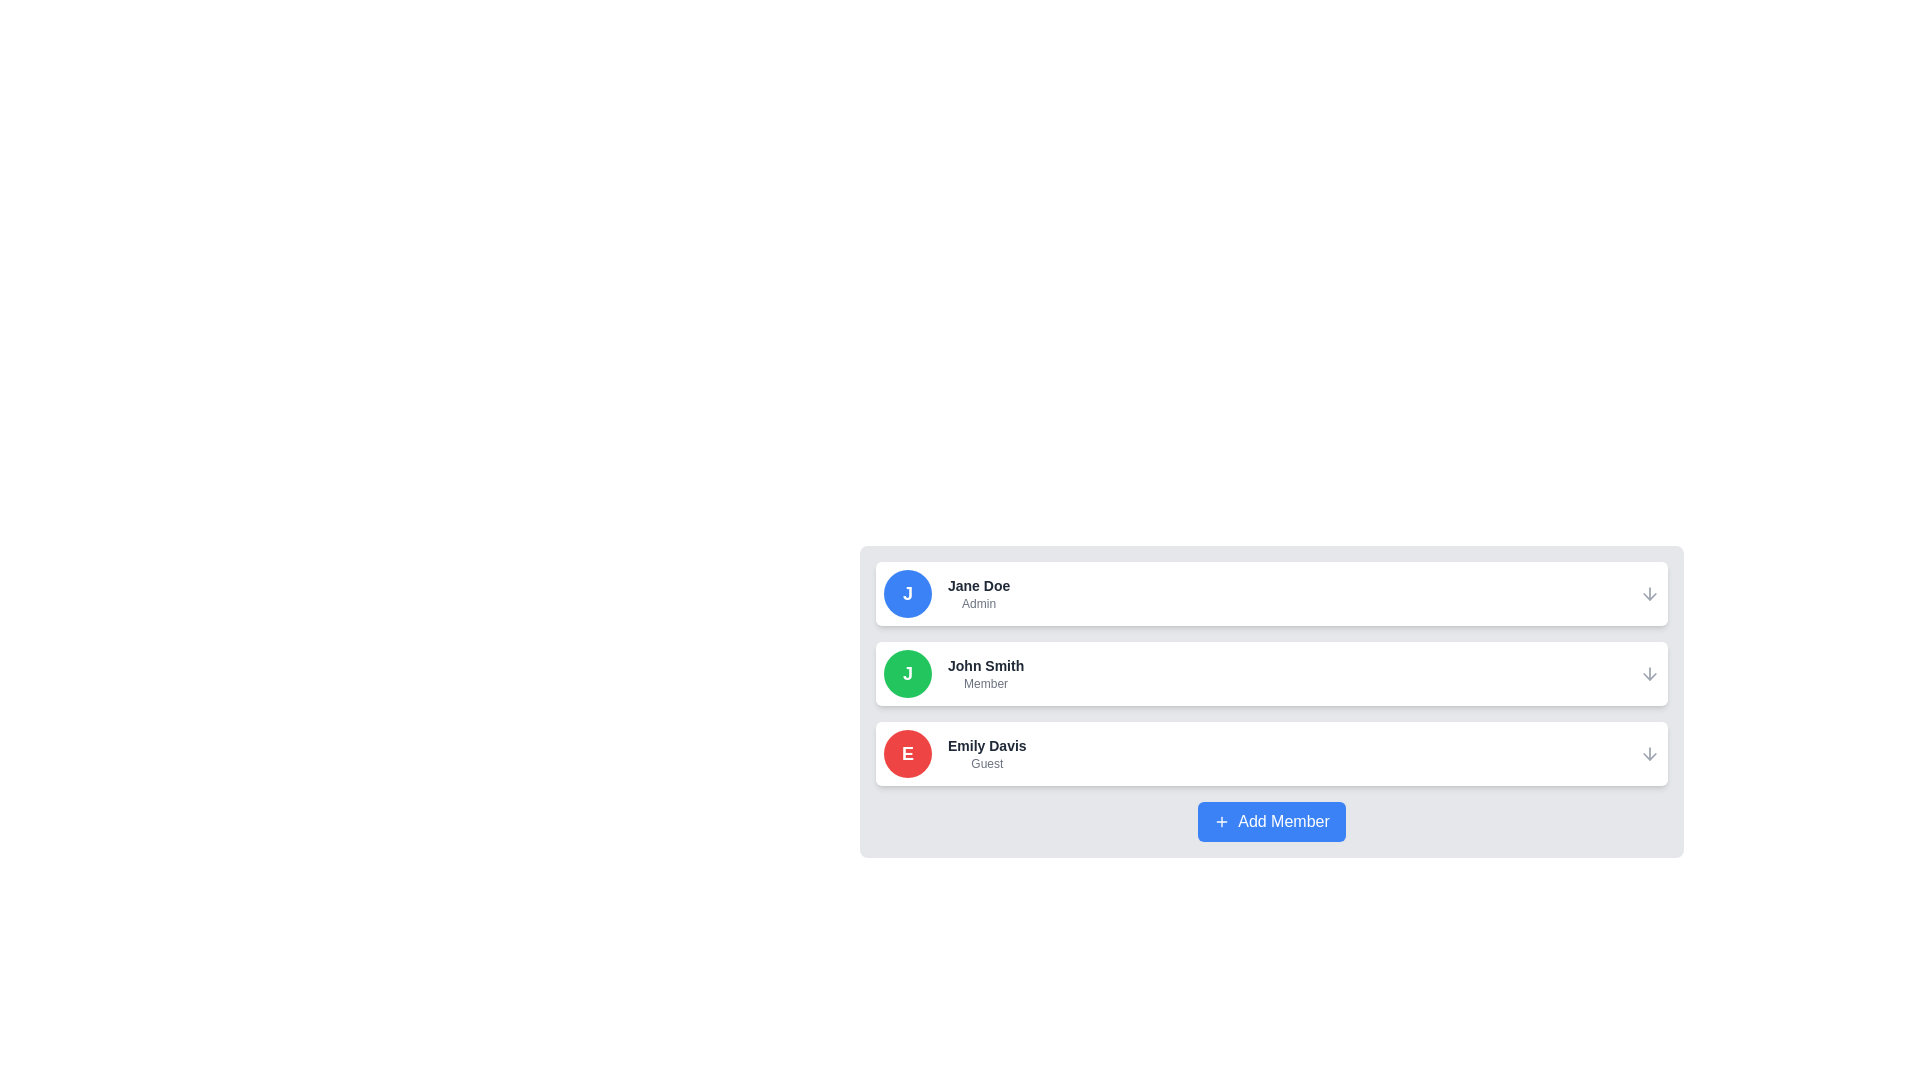 This screenshot has width=1920, height=1080. I want to click on the circular profile icon with a green background and a white 'J' for John Smith, located in the second profile card on the left side, so click(906, 674).